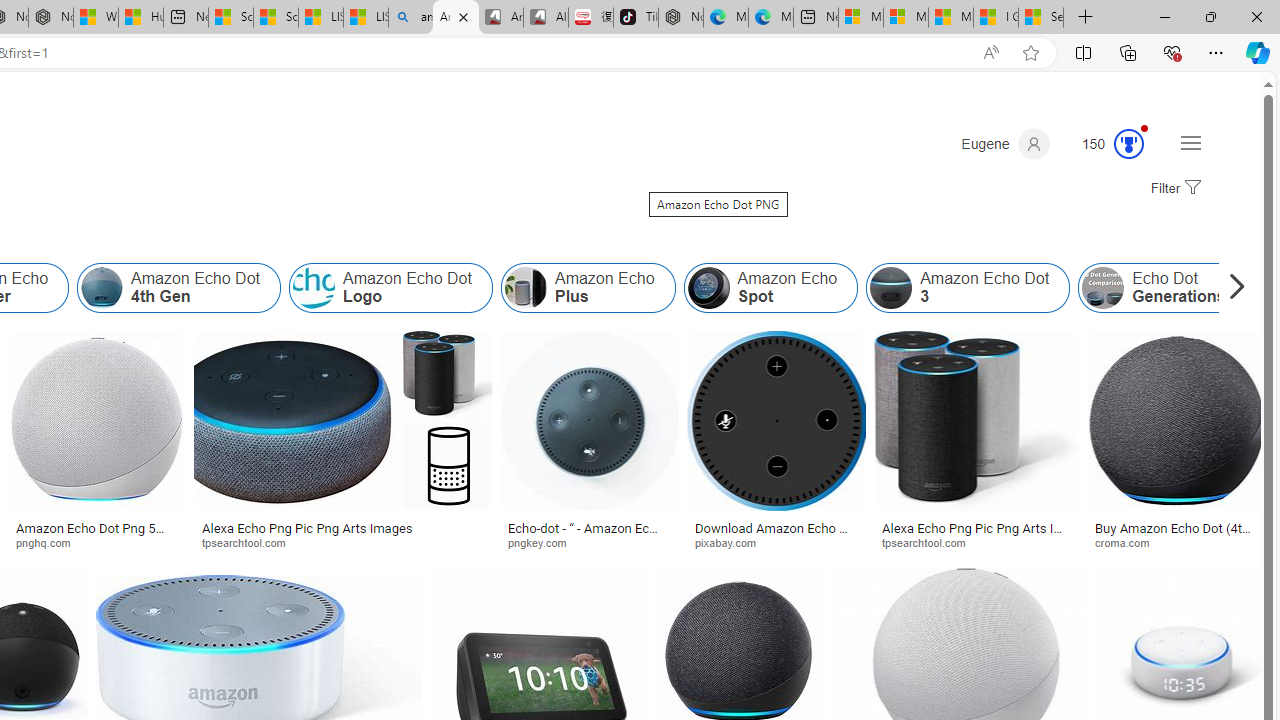  Describe the element at coordinates (1231, 288) in the screenshot. I see `'Scroll right'` at that location.